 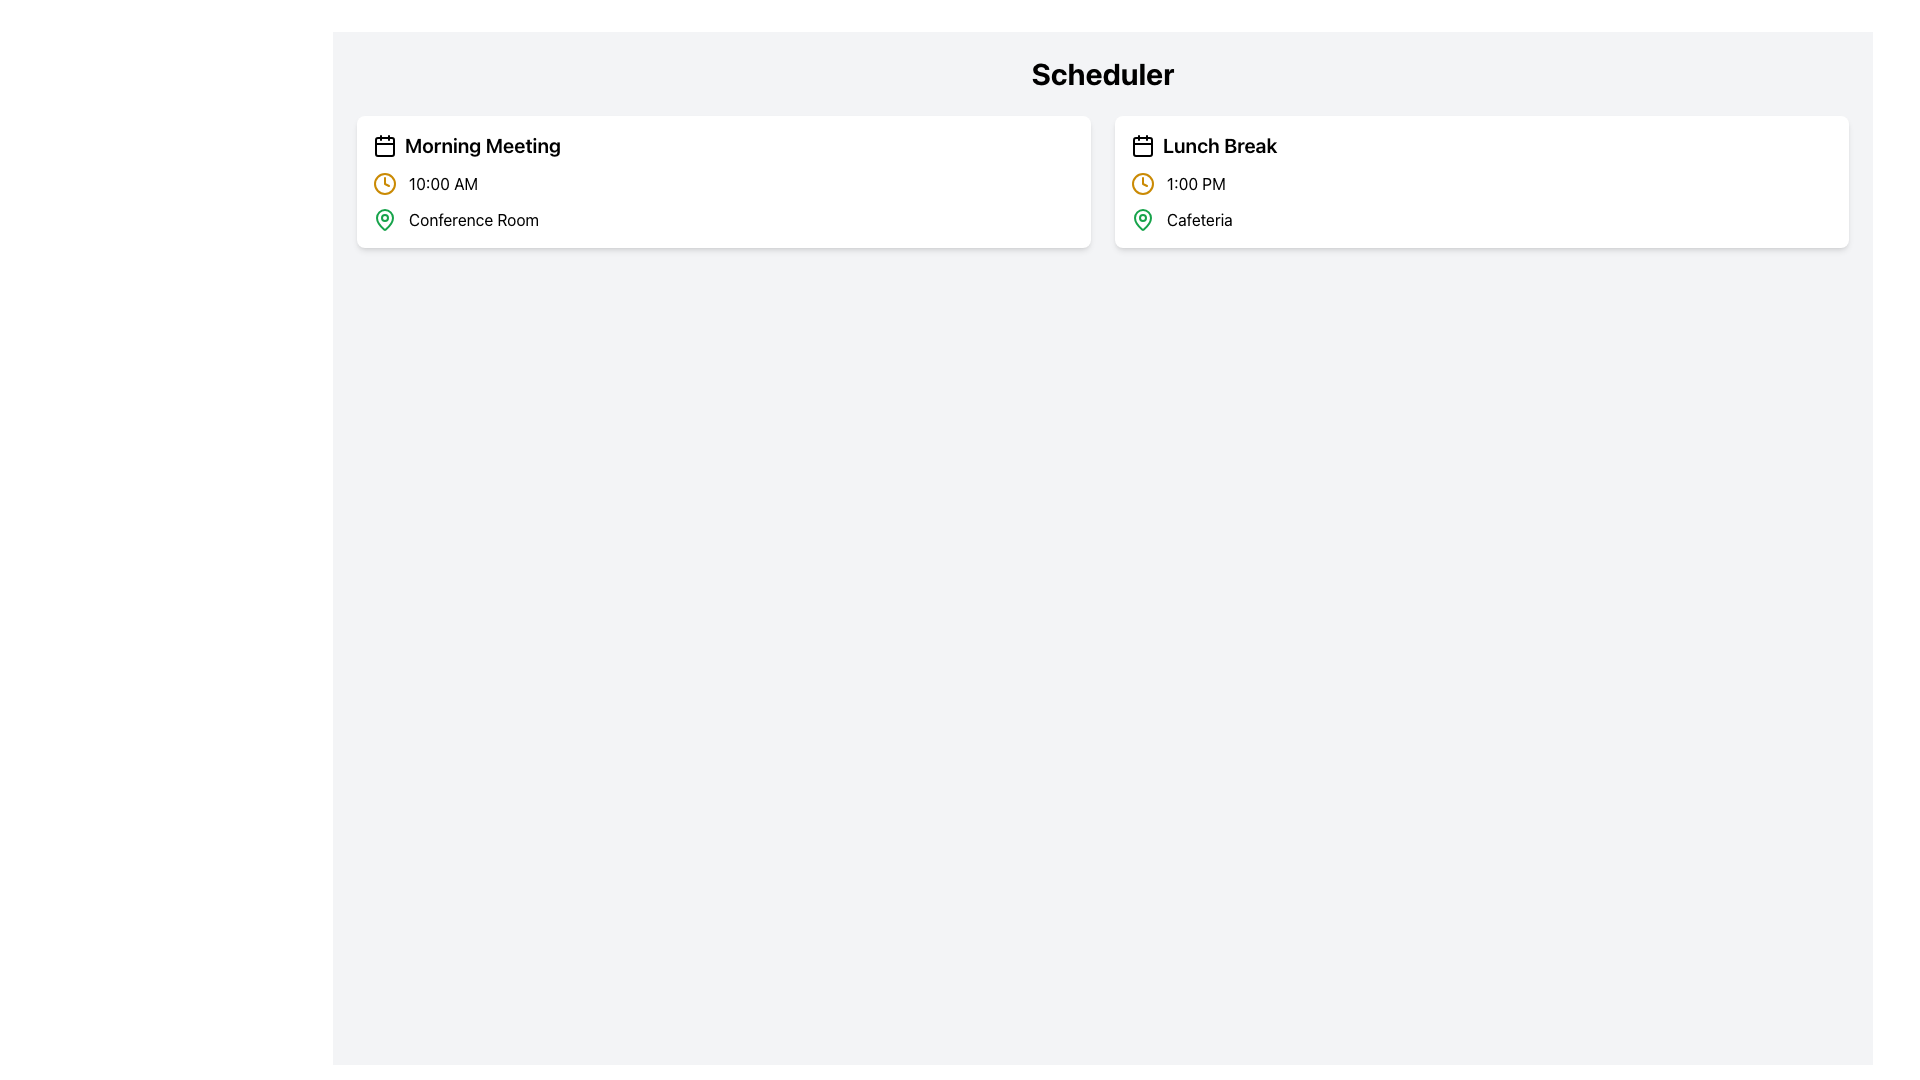 I want to click on the calendar icon located to the left of the 'Morning Meeting' text, so click(x=384, y=145).